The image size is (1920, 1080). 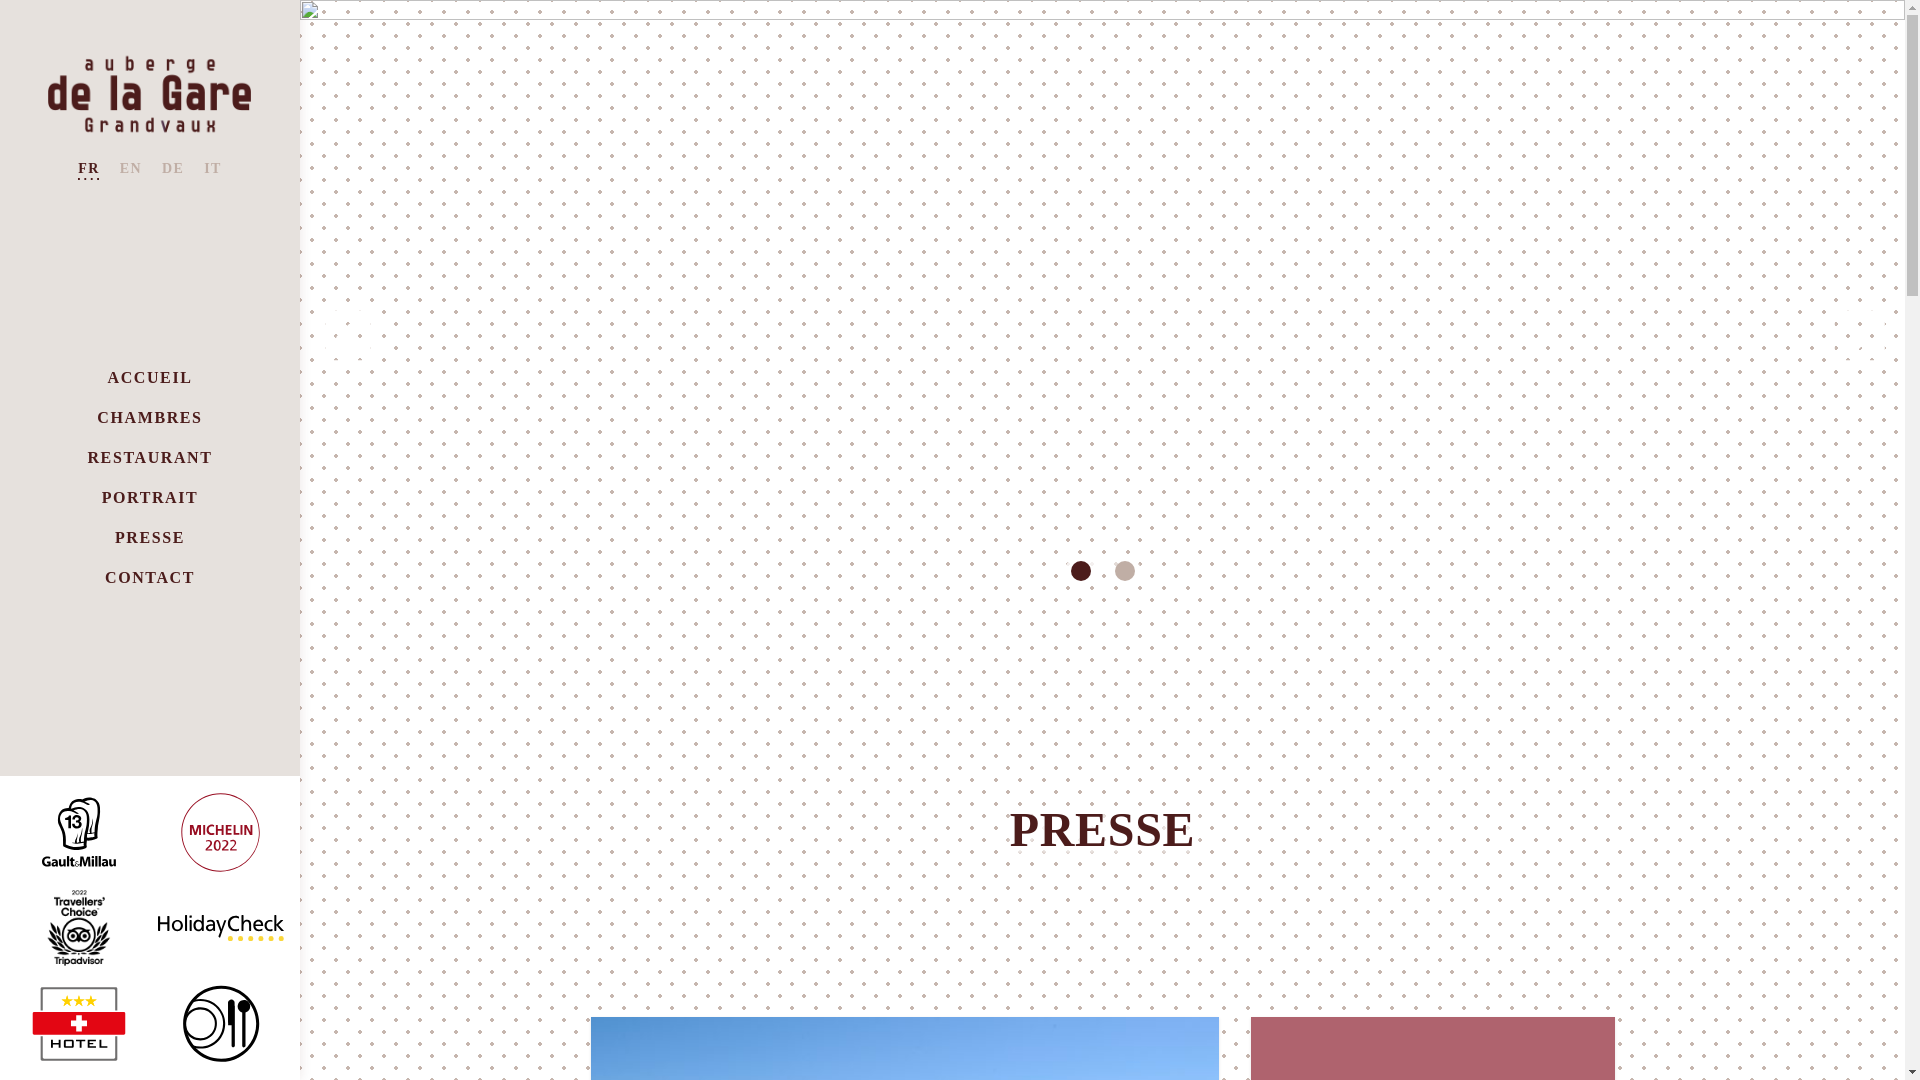 What do you see at coordinates (148, 417) in the screenshot?
I see `'CHAMBRES'` at bounding box center [148, 417].